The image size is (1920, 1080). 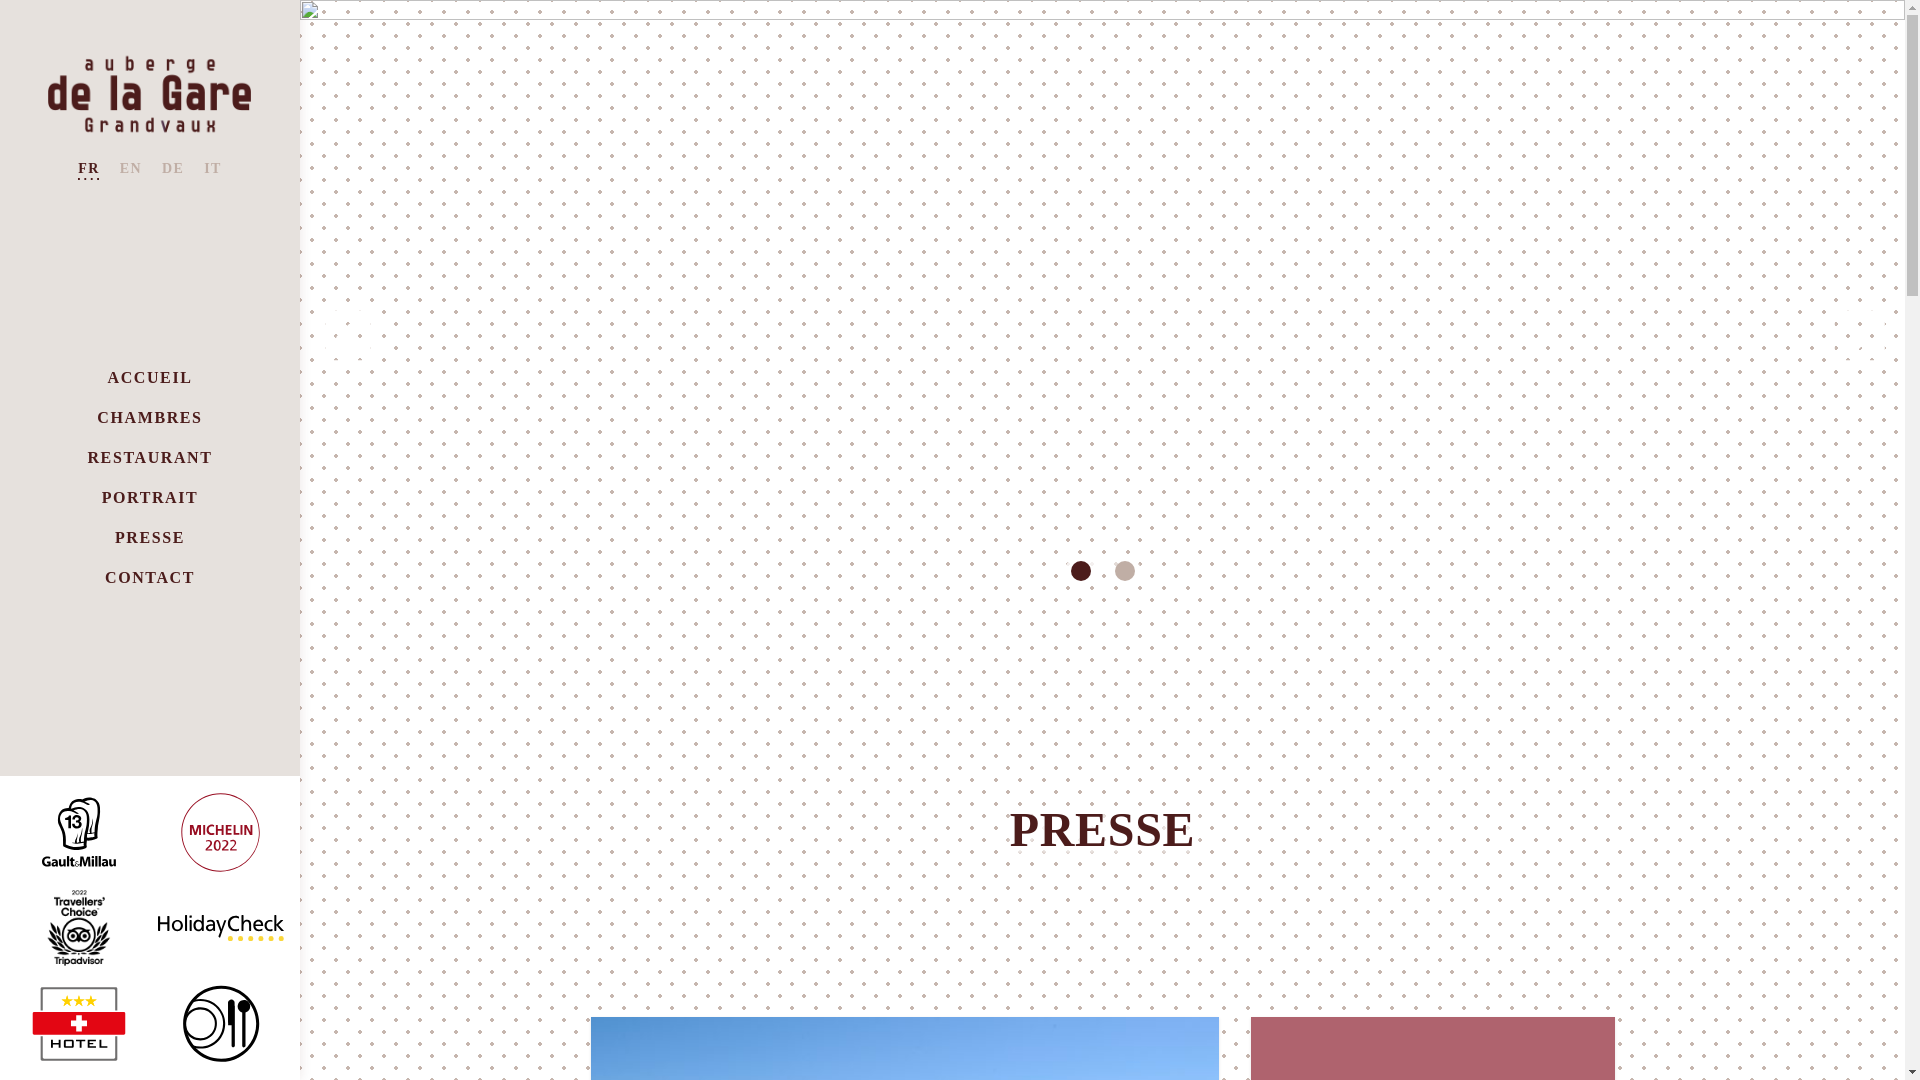 What do you see at coordinates (148, 417) in the screenshot?
I see `'CHAMBRES'` at bounding box center [148, 417].